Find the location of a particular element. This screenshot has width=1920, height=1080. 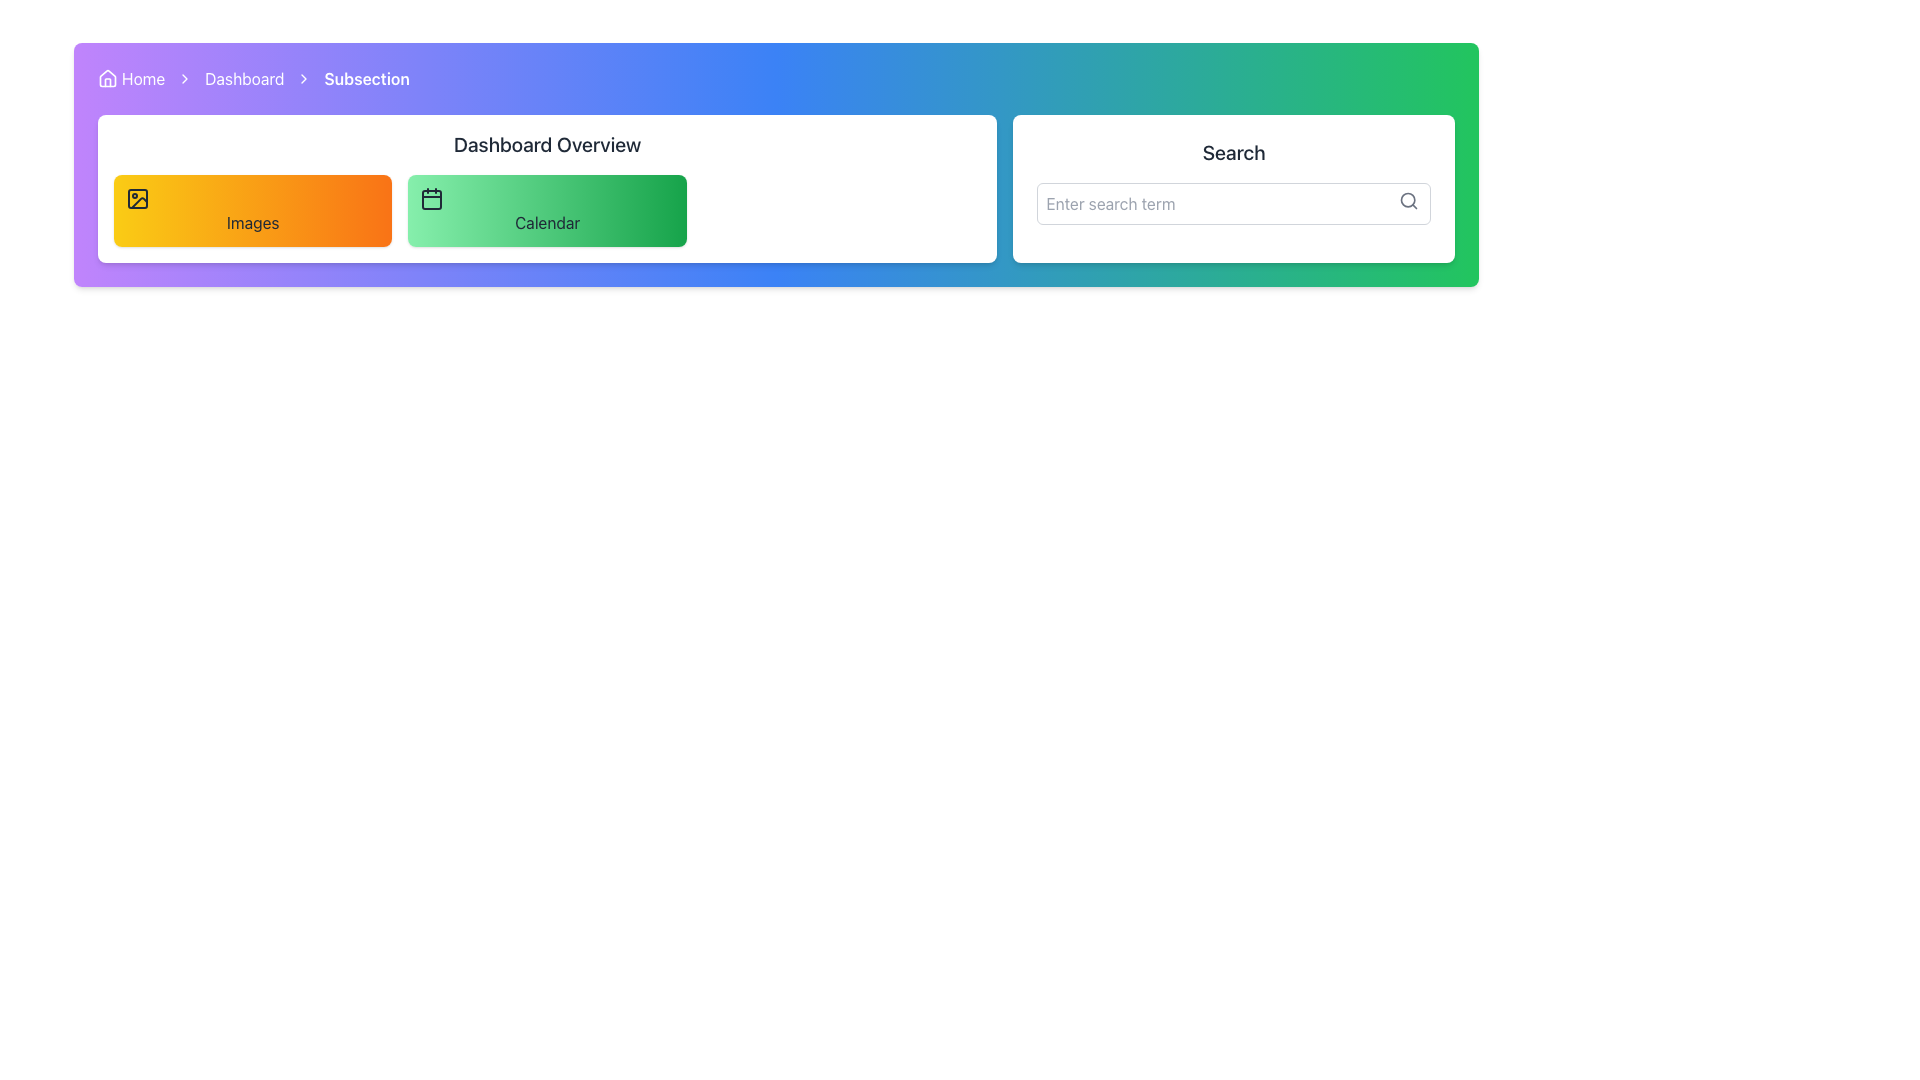

the navigational button located immediately to the right of the 'Images' button is located at coordinates (547, 211).